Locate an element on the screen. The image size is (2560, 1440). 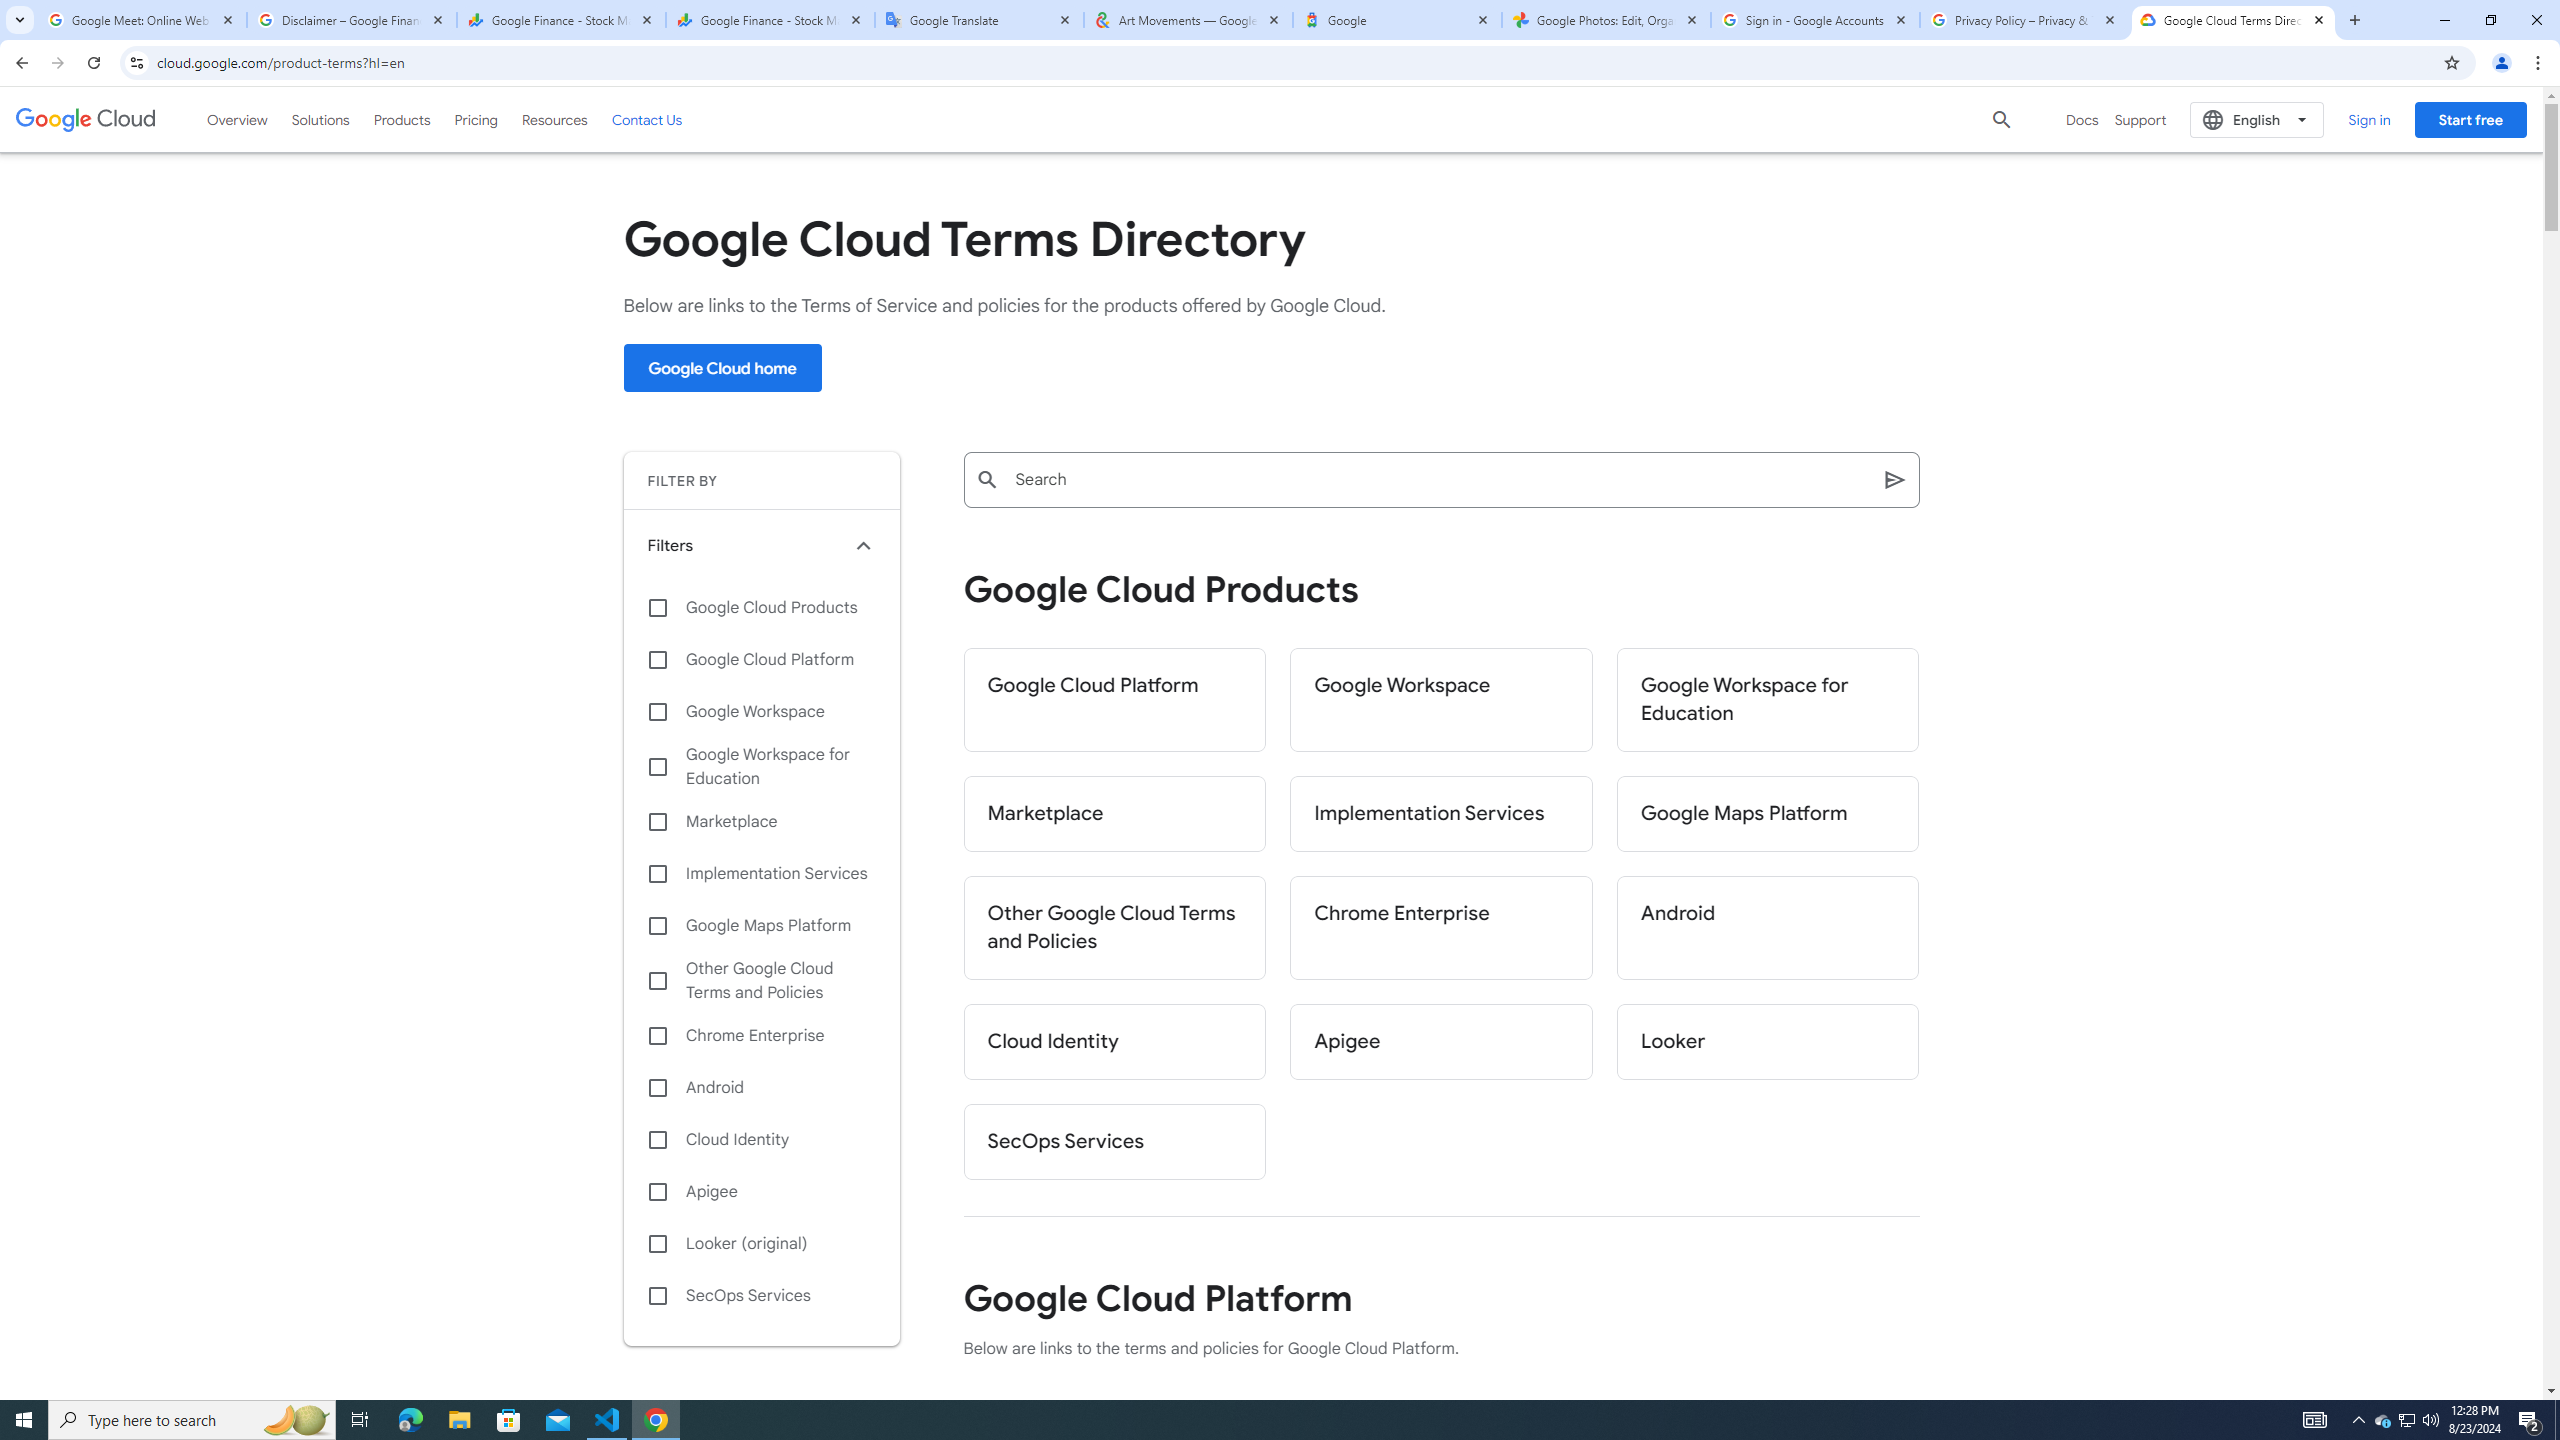
'Google Cloud home' is located at coordinates (721, 367).